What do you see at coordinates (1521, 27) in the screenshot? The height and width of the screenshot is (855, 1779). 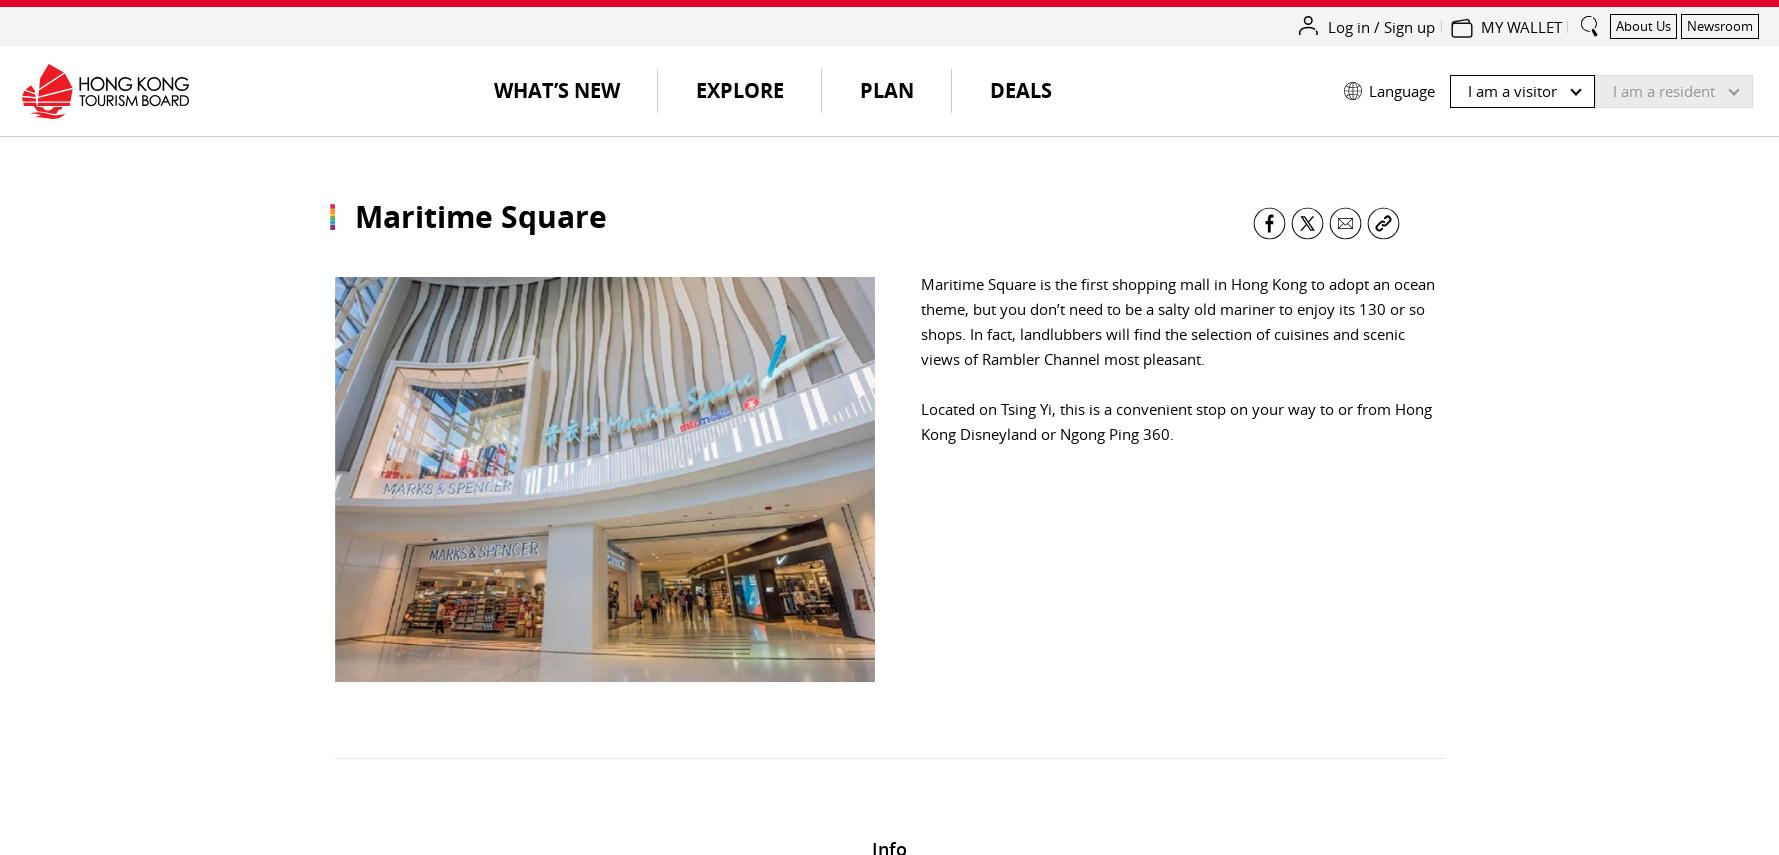 I see `'MY WALLET'` at bounding box center [1521, 27].